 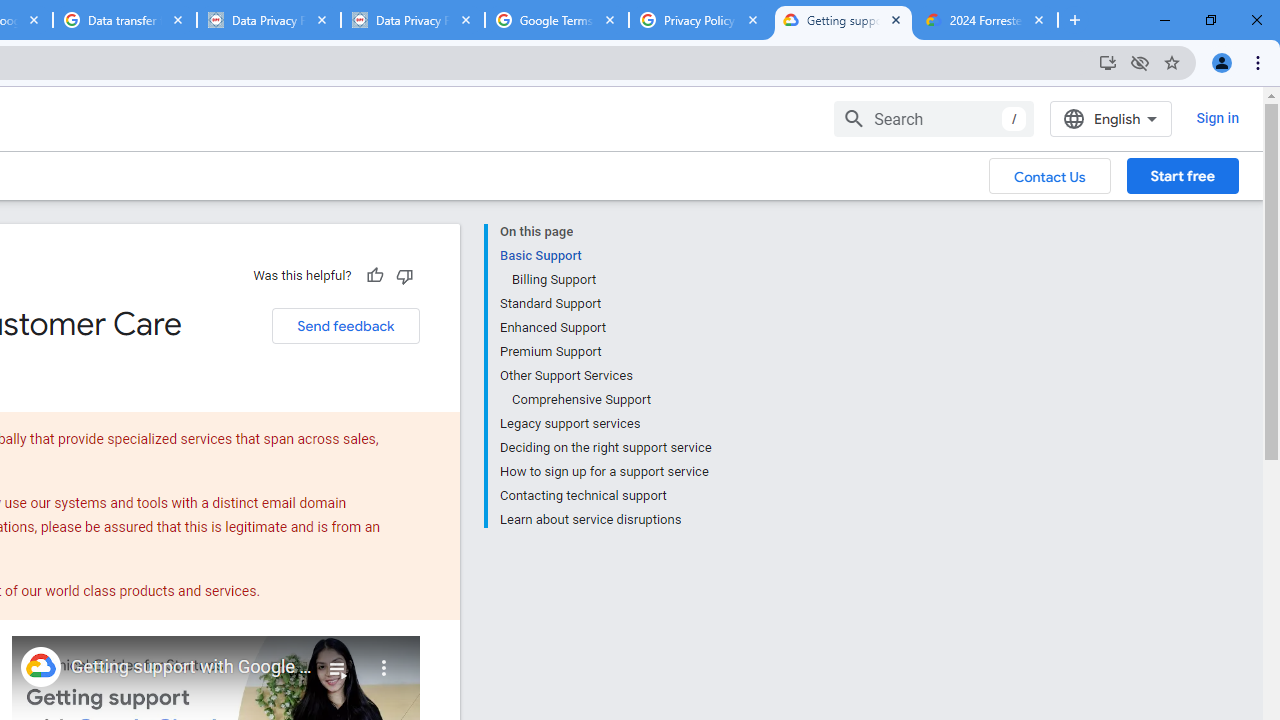 I want to click on 'Billing Support', so click(x=610, y=280).